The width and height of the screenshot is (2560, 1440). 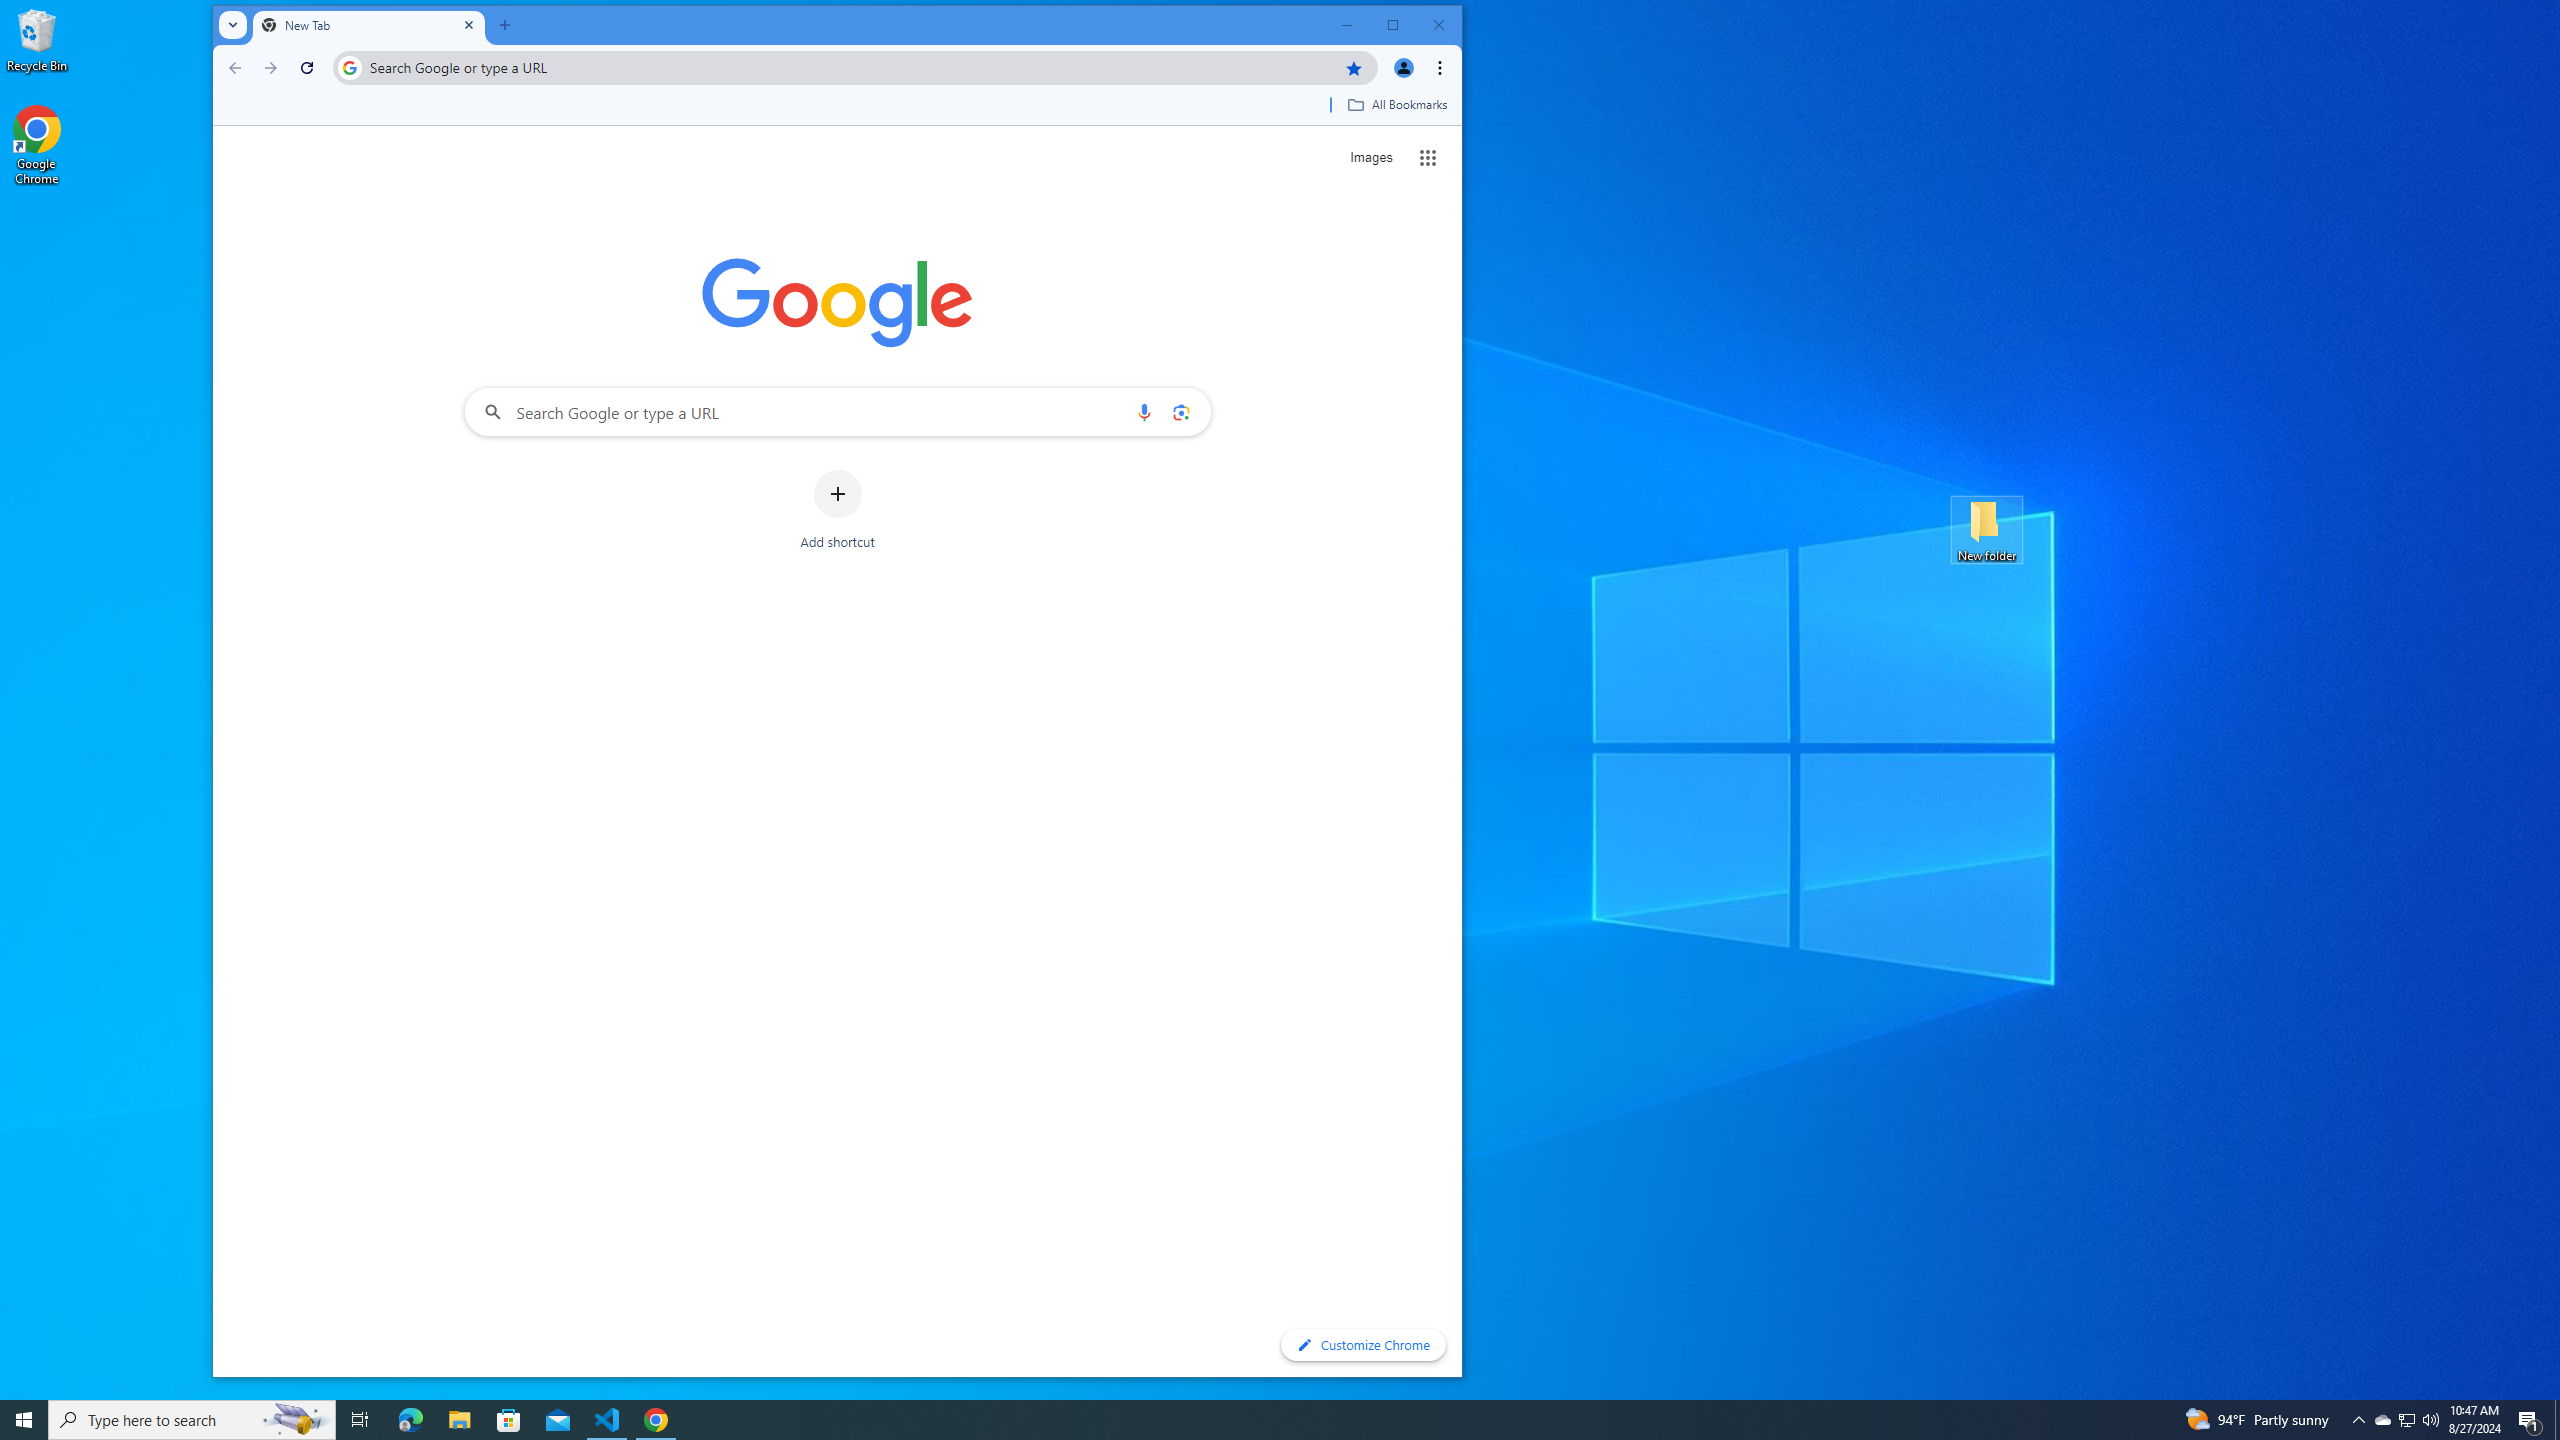 What do you see at coordinates (1986, 528) in the screenshot?
I see `'New folder'` at bounding box center [1986, 528].